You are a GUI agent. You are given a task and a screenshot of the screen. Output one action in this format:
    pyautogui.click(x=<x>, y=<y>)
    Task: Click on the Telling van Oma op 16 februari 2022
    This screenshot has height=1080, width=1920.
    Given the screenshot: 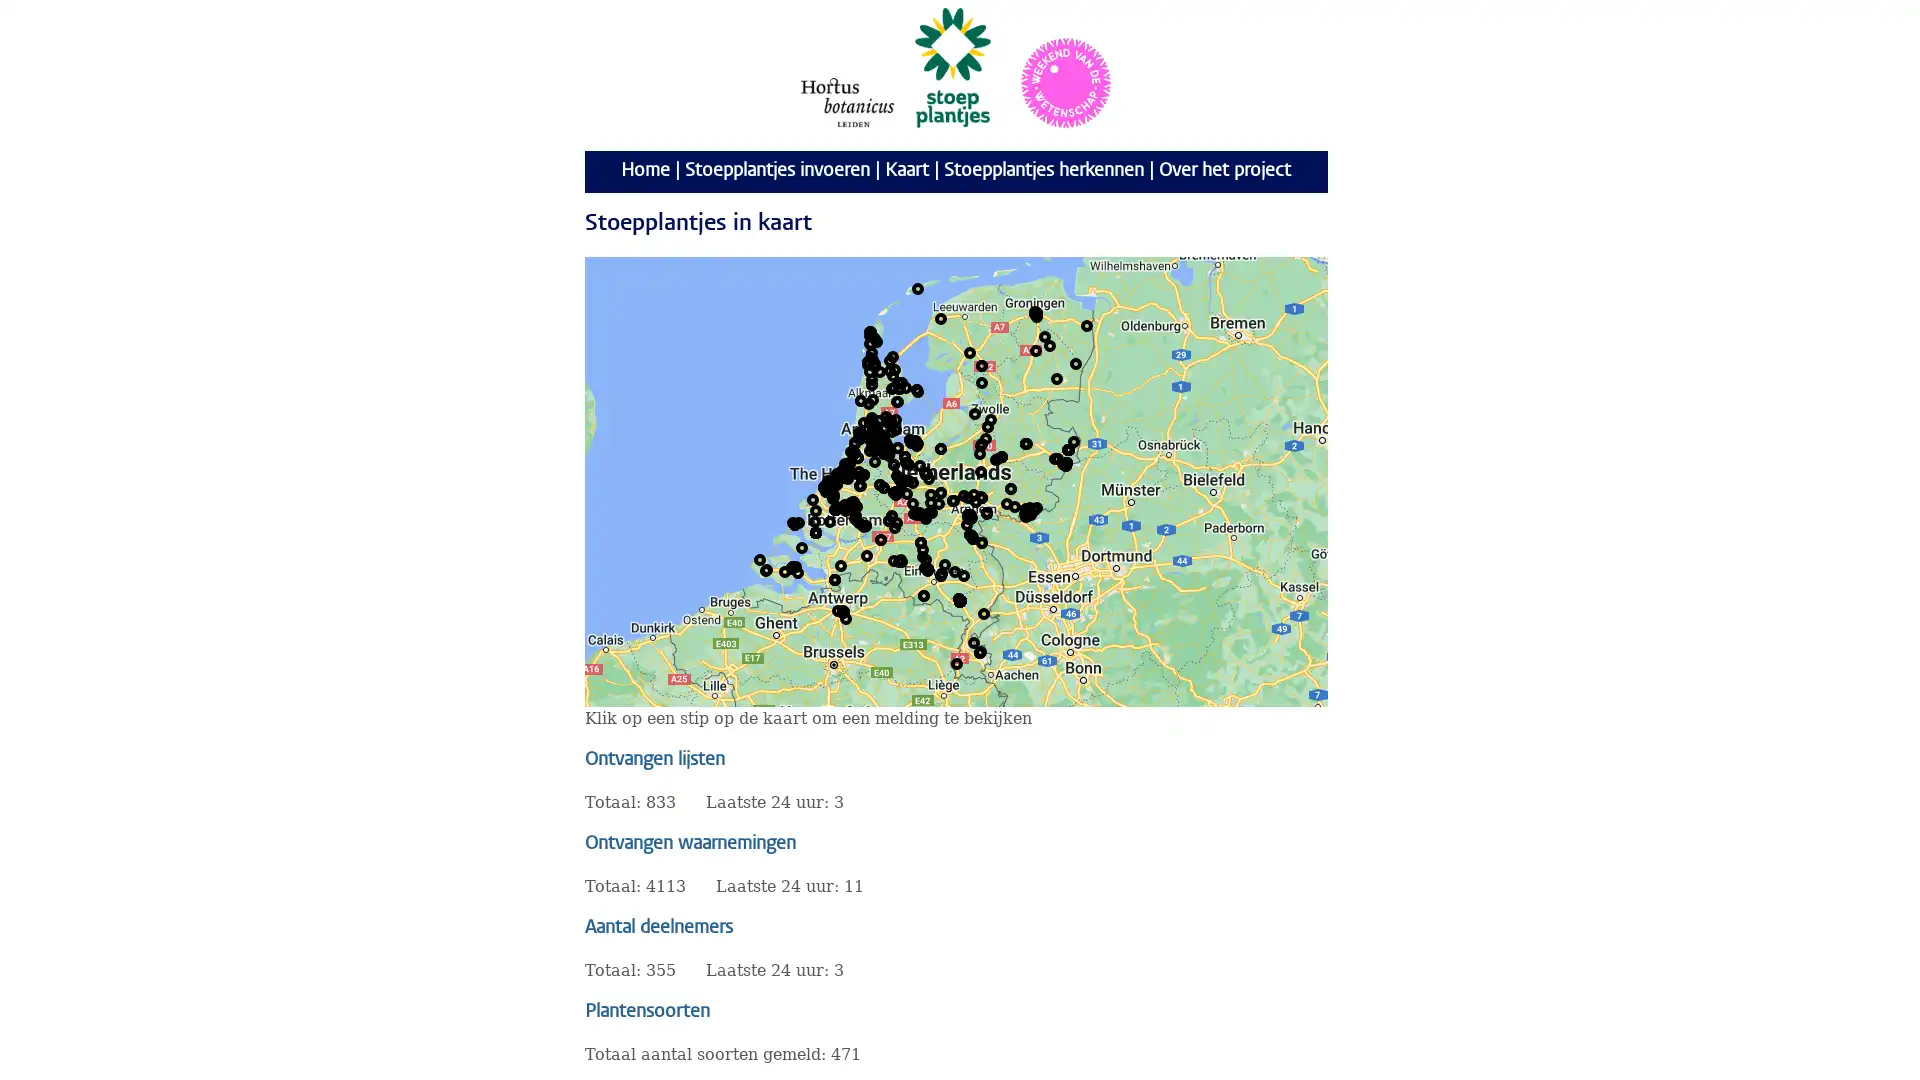 What is the action you would take?
    pyautogui.click(x=998, y=458)
    